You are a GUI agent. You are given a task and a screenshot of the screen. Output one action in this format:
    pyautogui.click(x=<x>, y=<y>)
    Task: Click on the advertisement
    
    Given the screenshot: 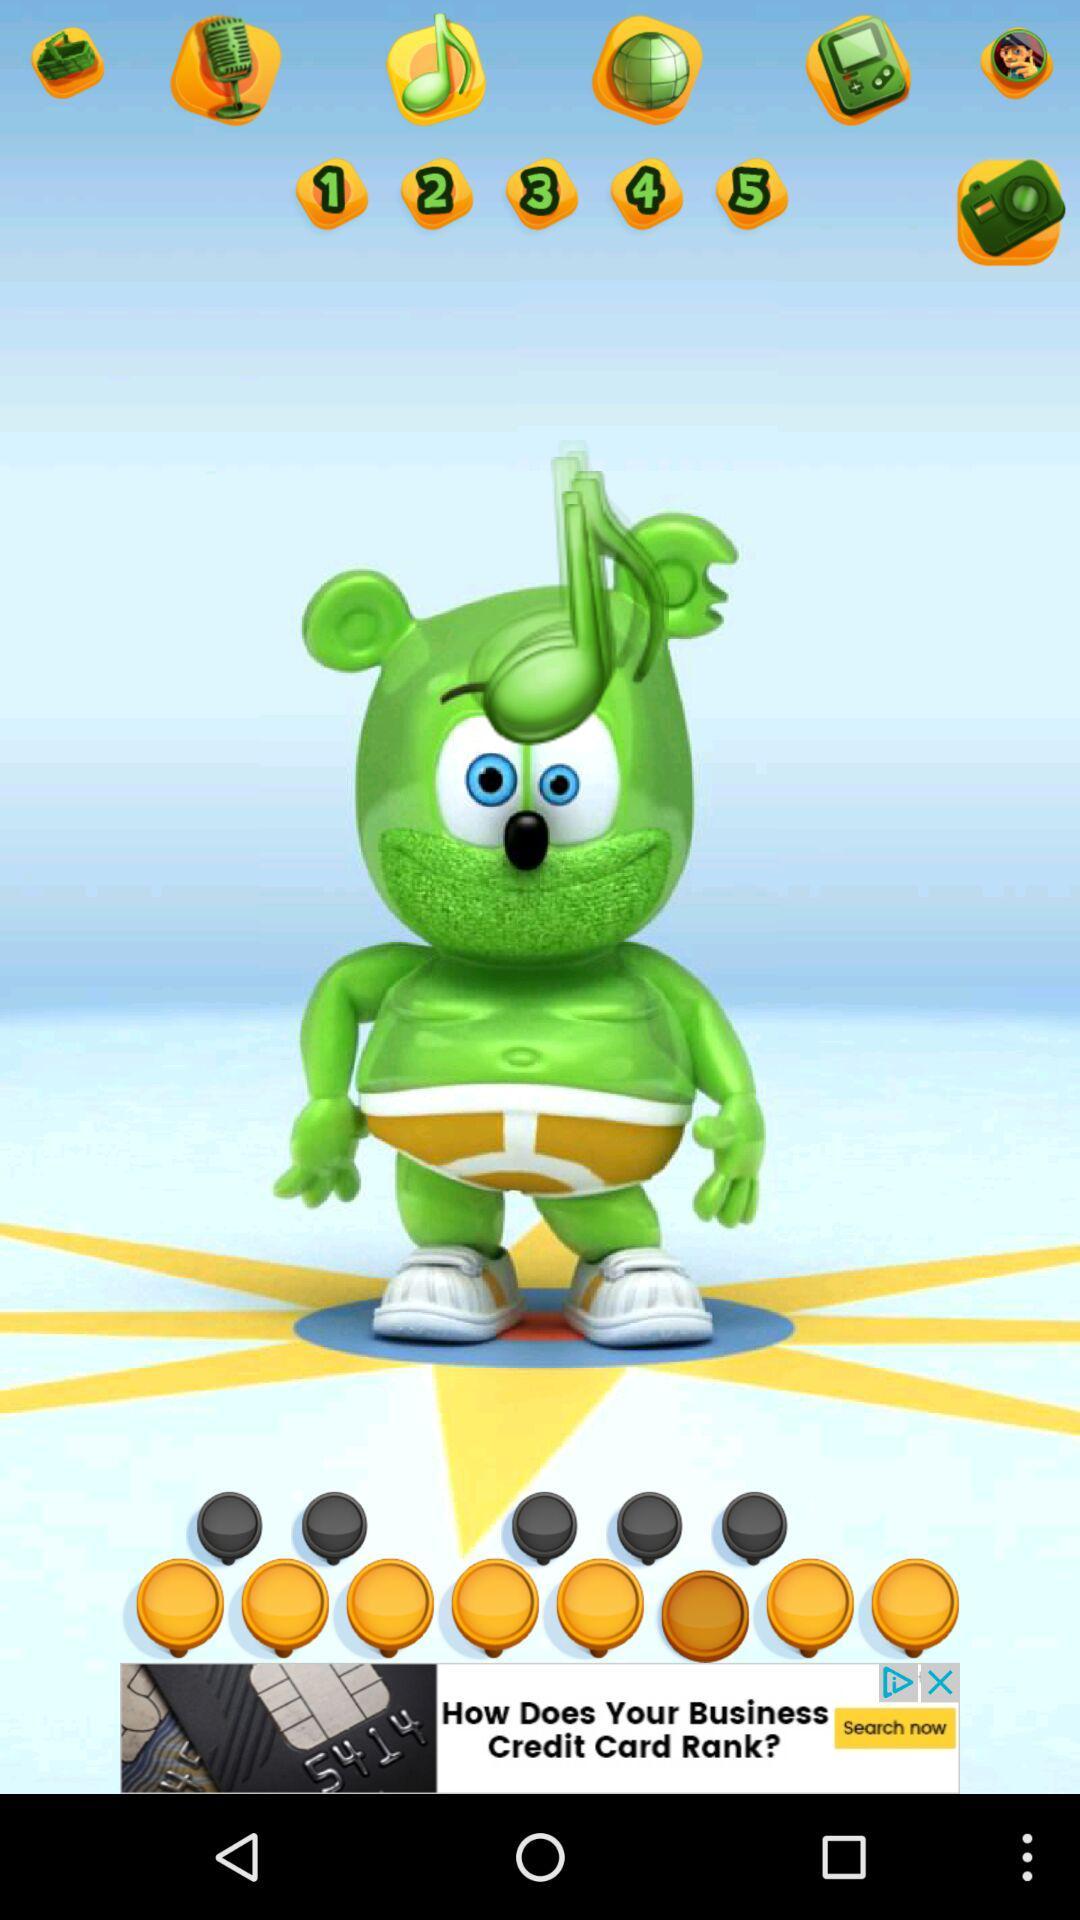 What is the action you would take?
    pyautogui.click(x=540, y=1727)
    